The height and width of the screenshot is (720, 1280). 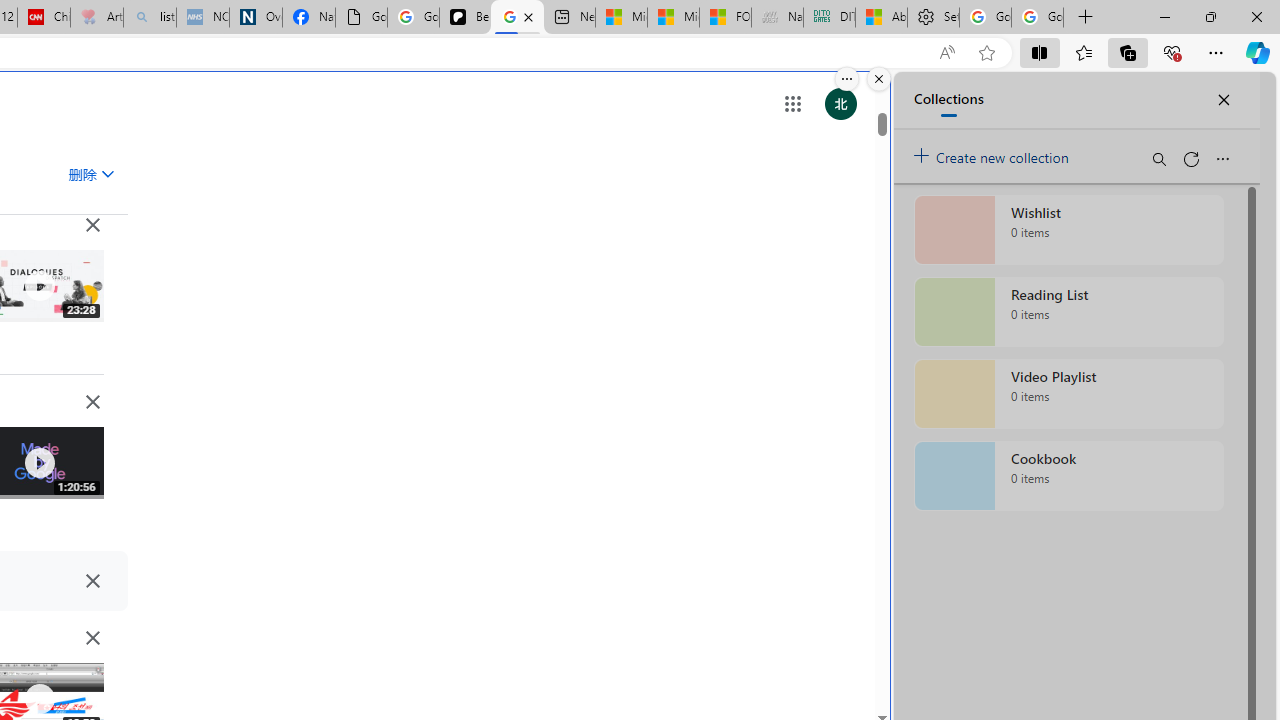 What do you see at coordinates (39, 698) in the screenshot?
I see `'Class: IVR0f NMm5M'` at bounding box center [39, 698].